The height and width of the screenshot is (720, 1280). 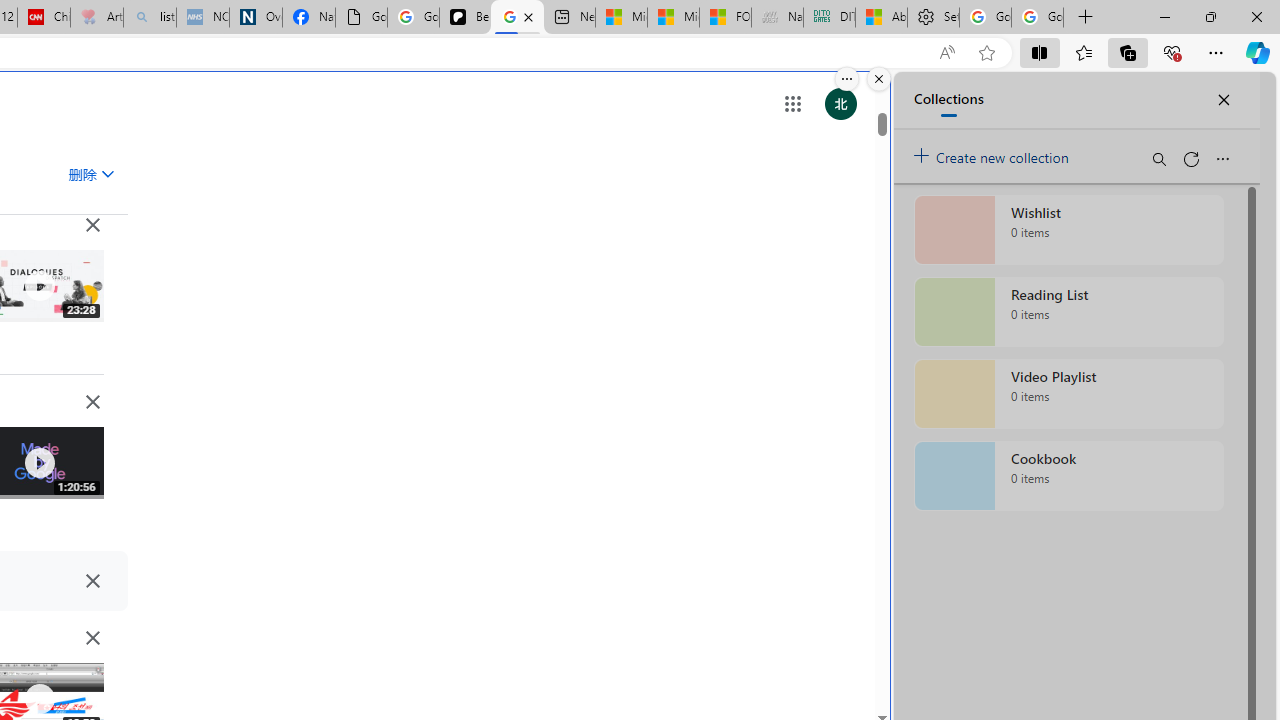 What do you see at coordinates (39, 698) in the screenshot?
I see `'Class: IVR0f NMm5M'` at bounding box center [39, 698].